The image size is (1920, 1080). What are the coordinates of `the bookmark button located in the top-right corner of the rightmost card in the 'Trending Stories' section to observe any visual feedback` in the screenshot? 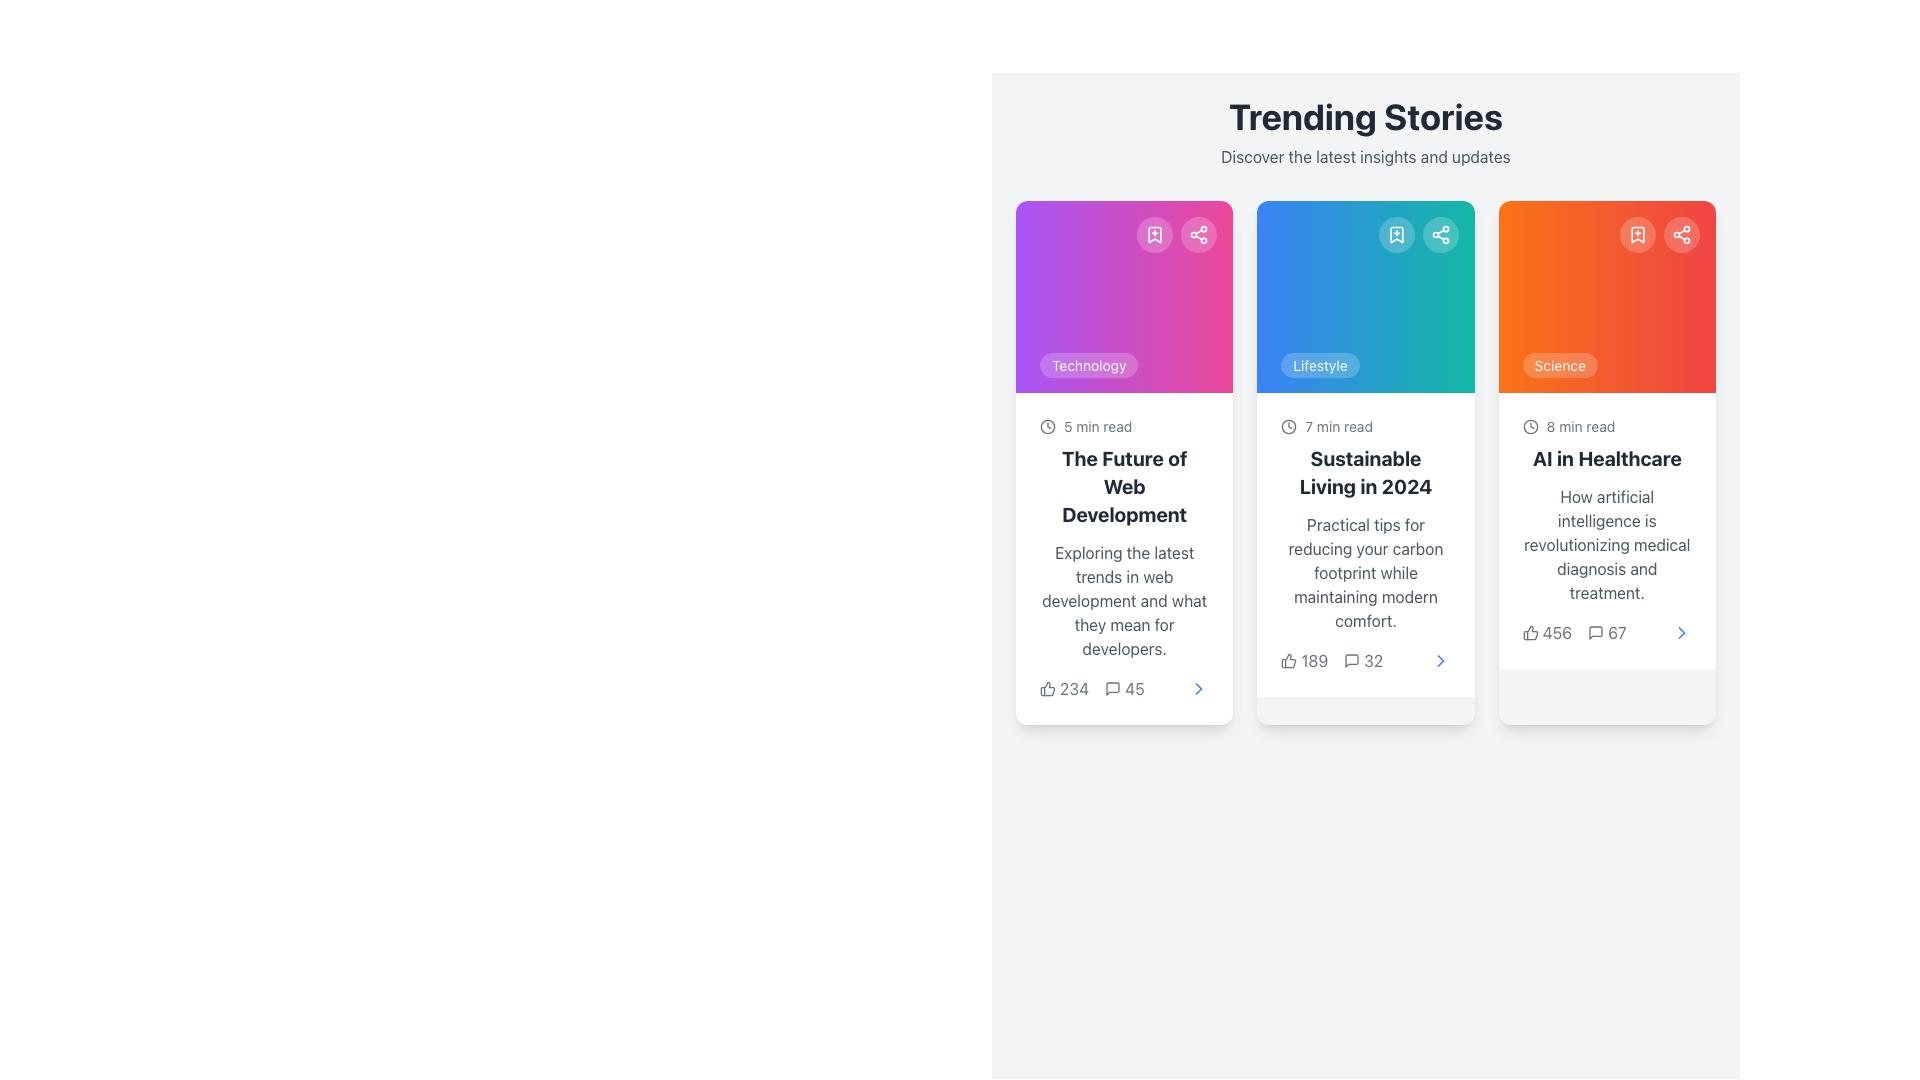 It's located at (1637, 234).